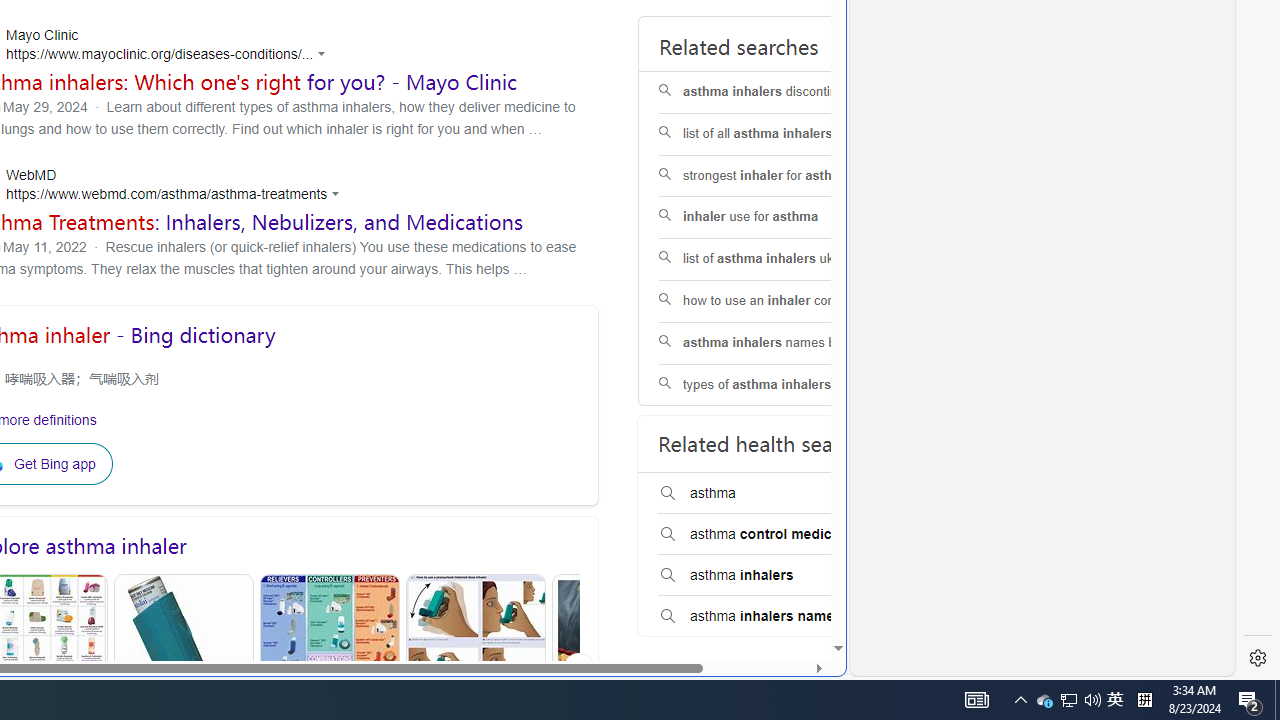 The height and width of the screenshot is (720, 1280). I want to click on 'list of all asthma inhalers', so click(784, 133).